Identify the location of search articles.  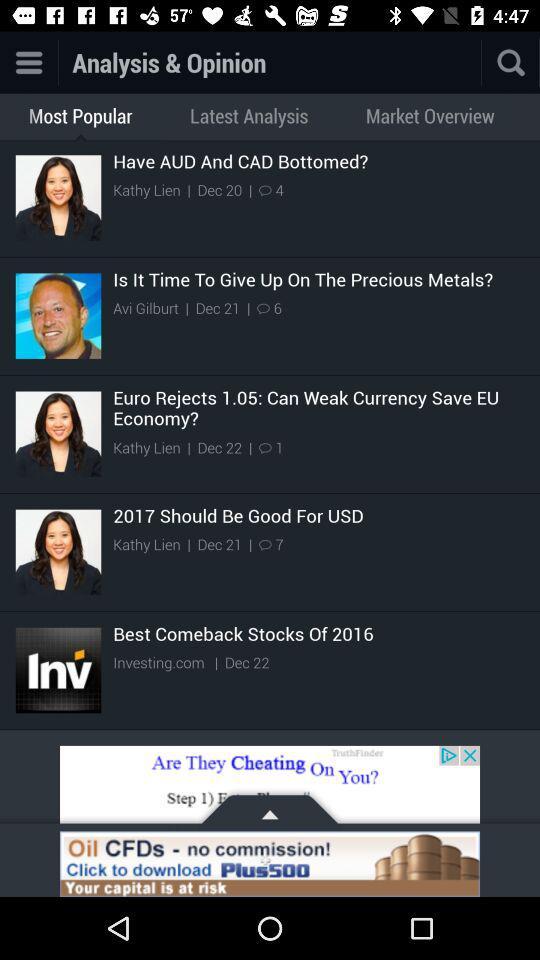
(480, 62).